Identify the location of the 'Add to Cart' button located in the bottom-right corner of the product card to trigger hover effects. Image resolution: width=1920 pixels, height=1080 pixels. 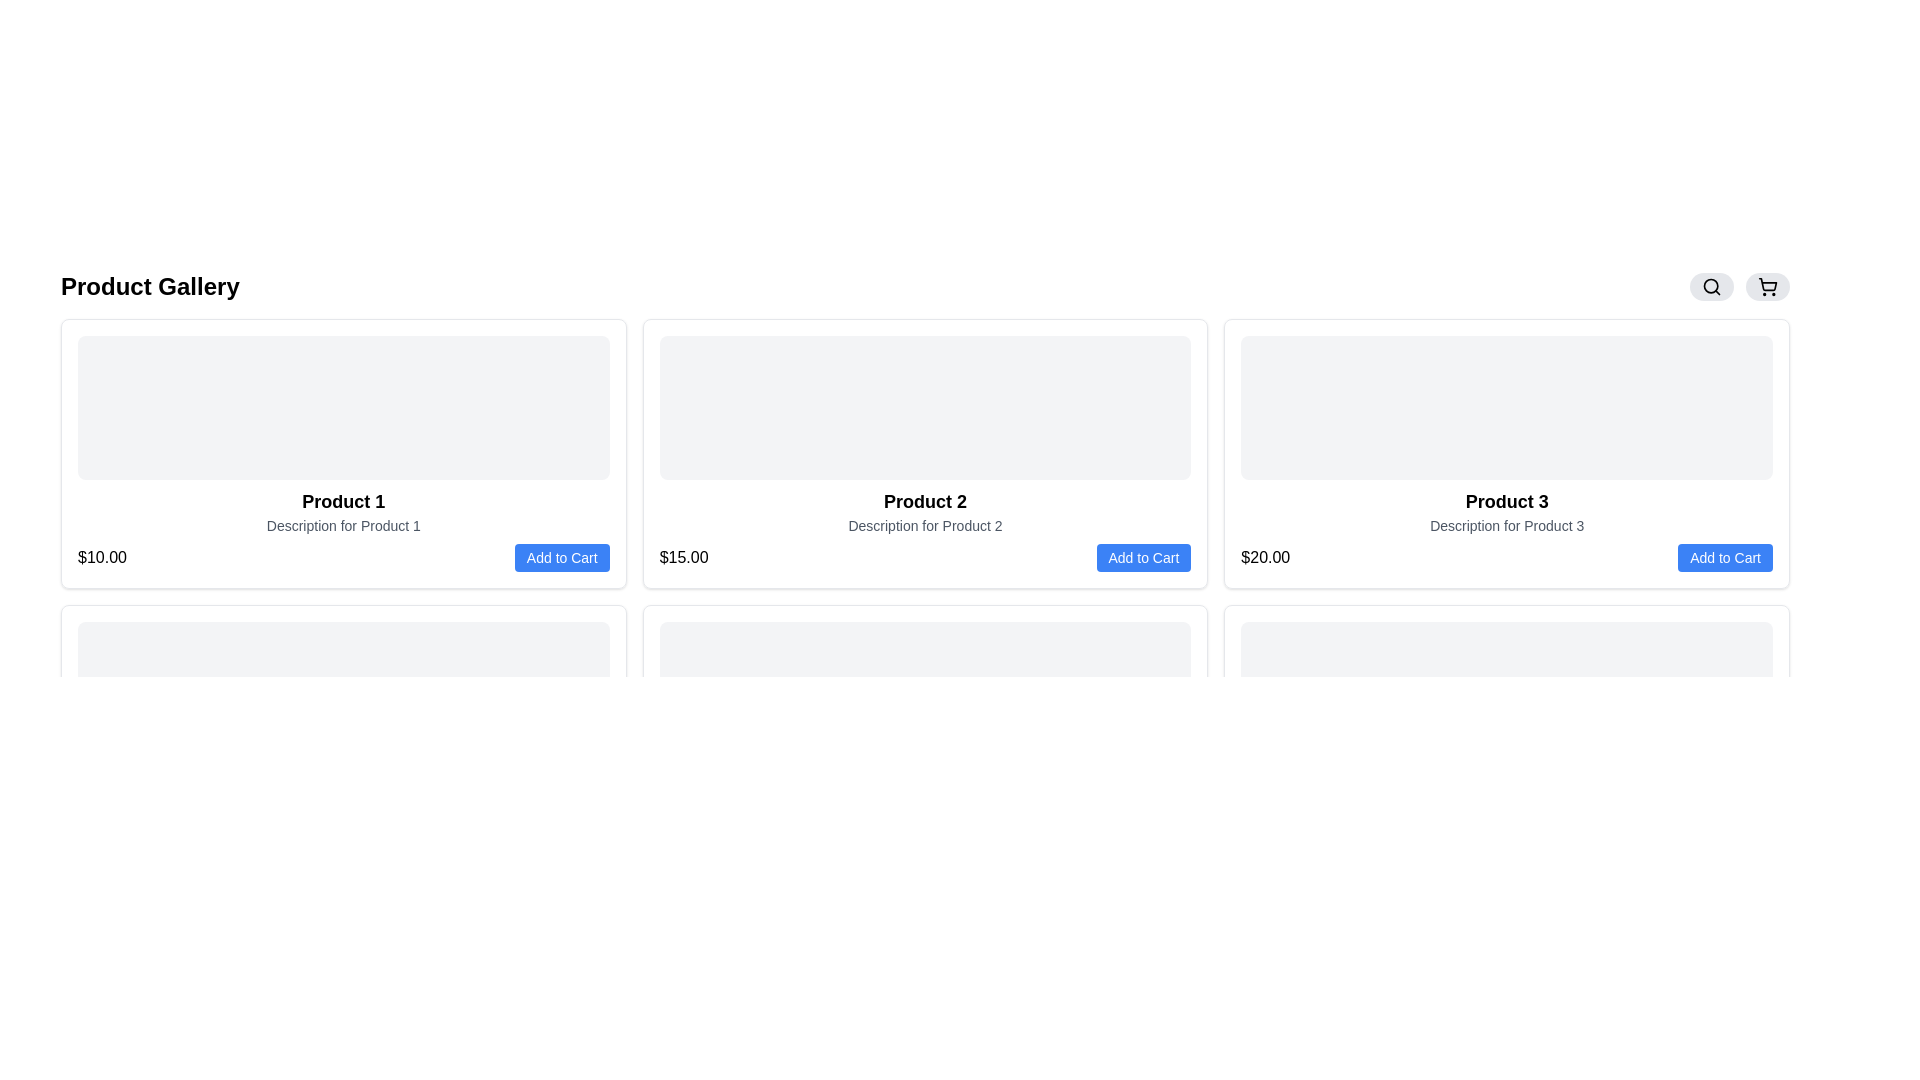
(561, 558).